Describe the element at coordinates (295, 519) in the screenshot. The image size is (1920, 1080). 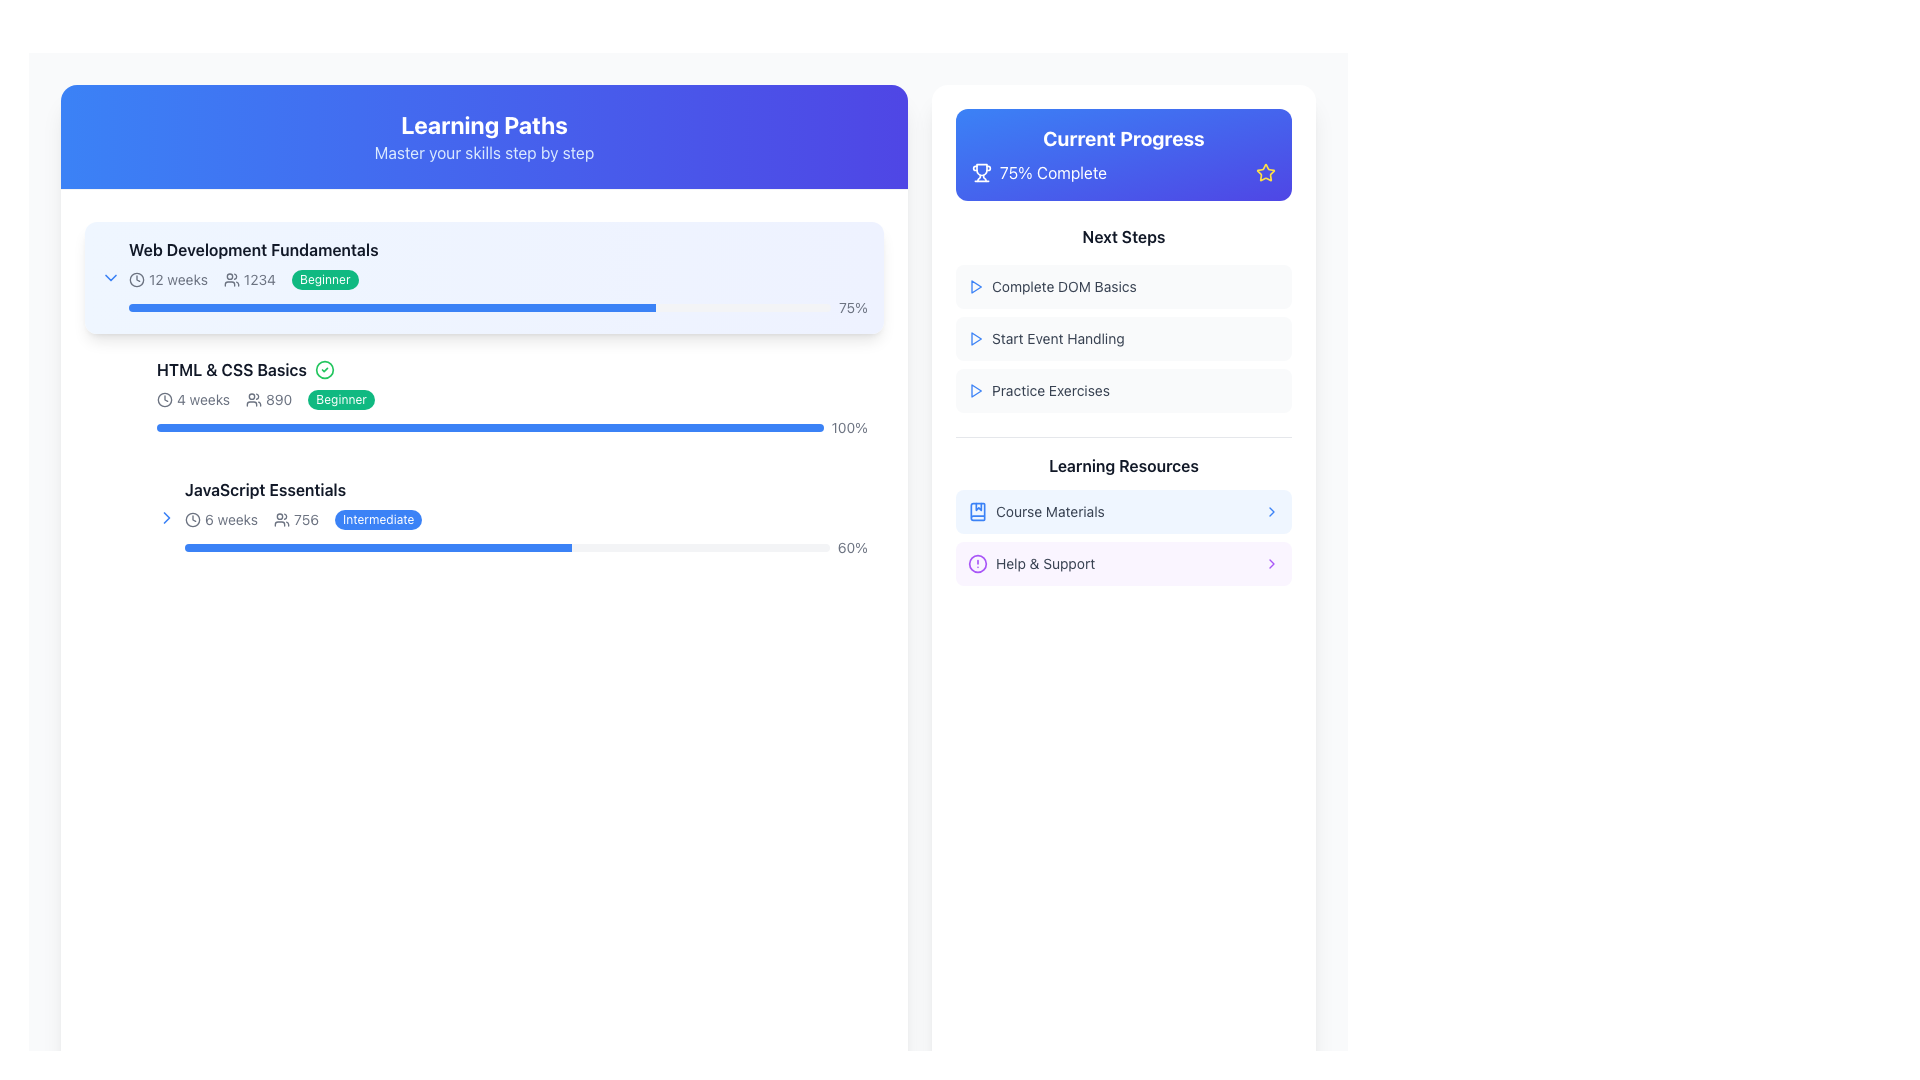
I see `the informational indicator showing the number of participants for the 'JavaScript Essentials' course, located between '6 weeks' and 'Intermediate'` at that location.